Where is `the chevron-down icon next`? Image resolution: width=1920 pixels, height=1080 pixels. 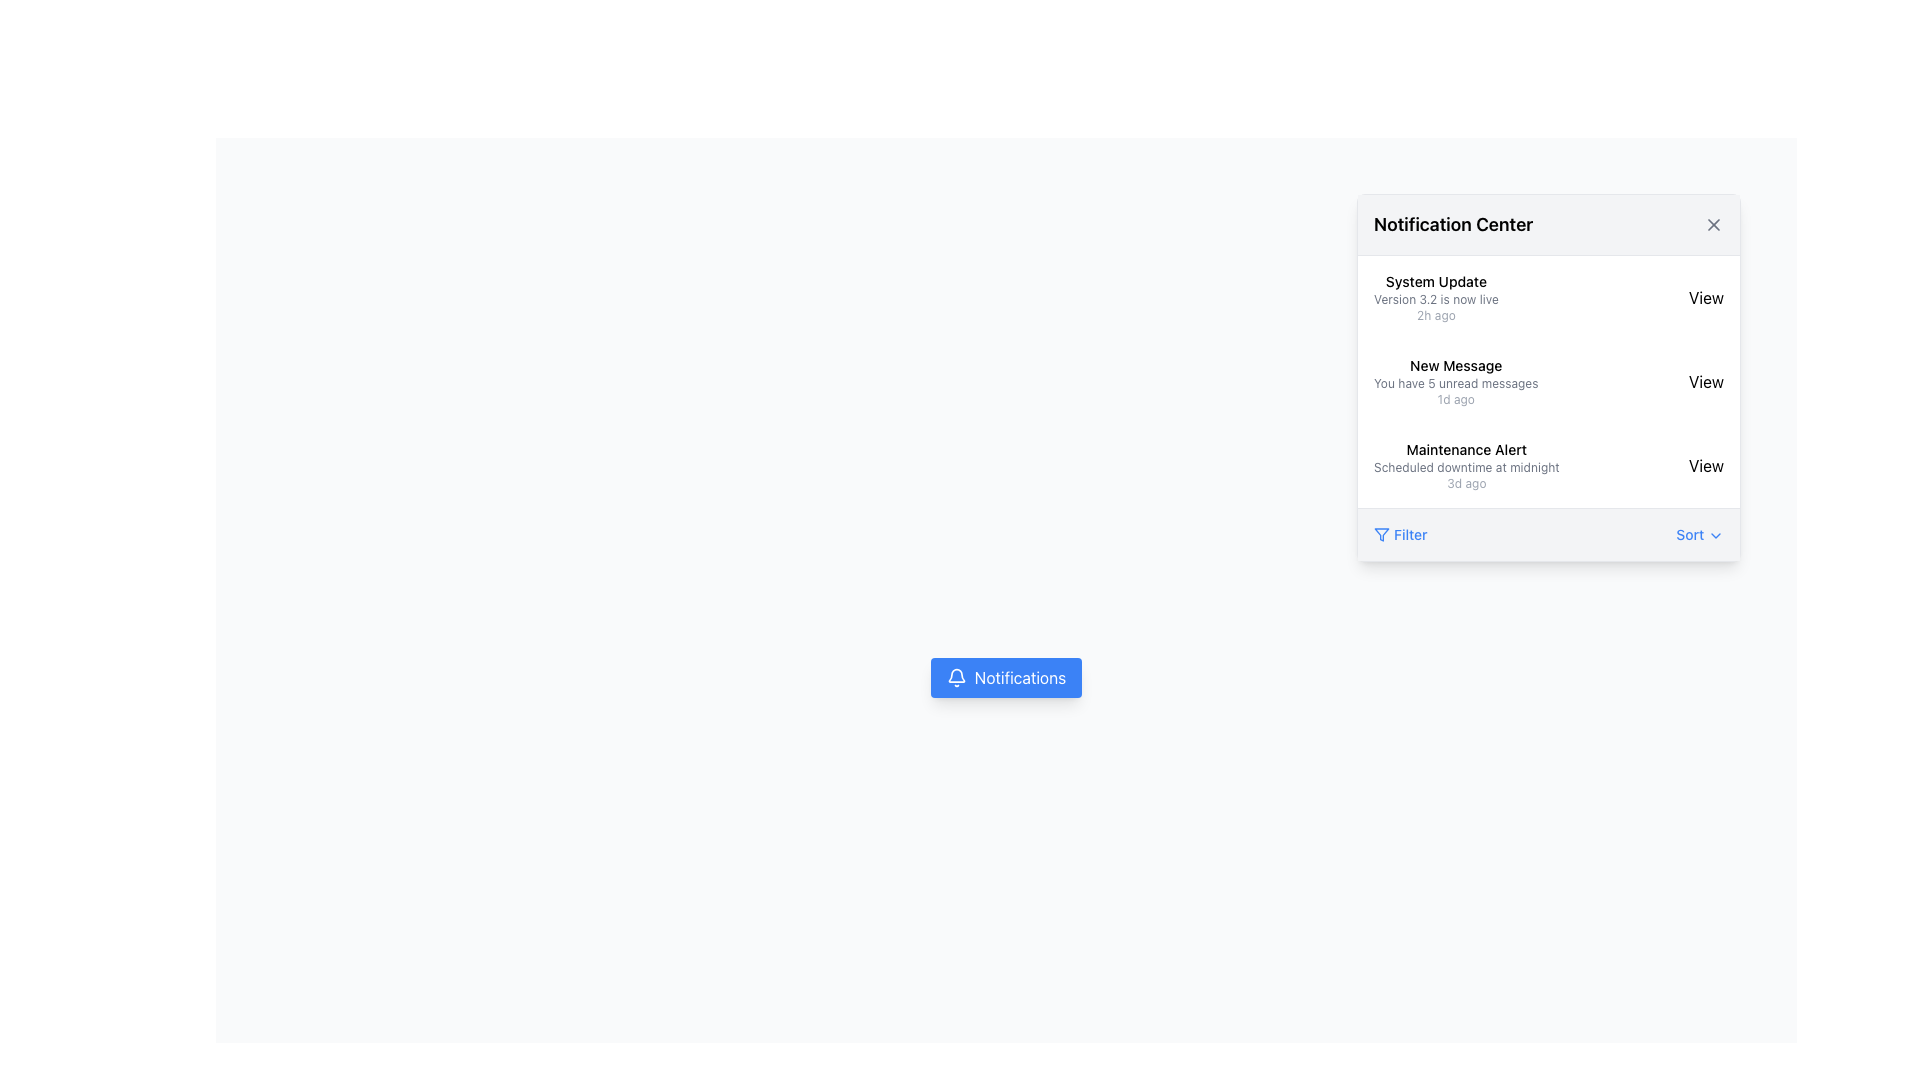 the chevron-down icon next is located at coordinates (1715, 535).